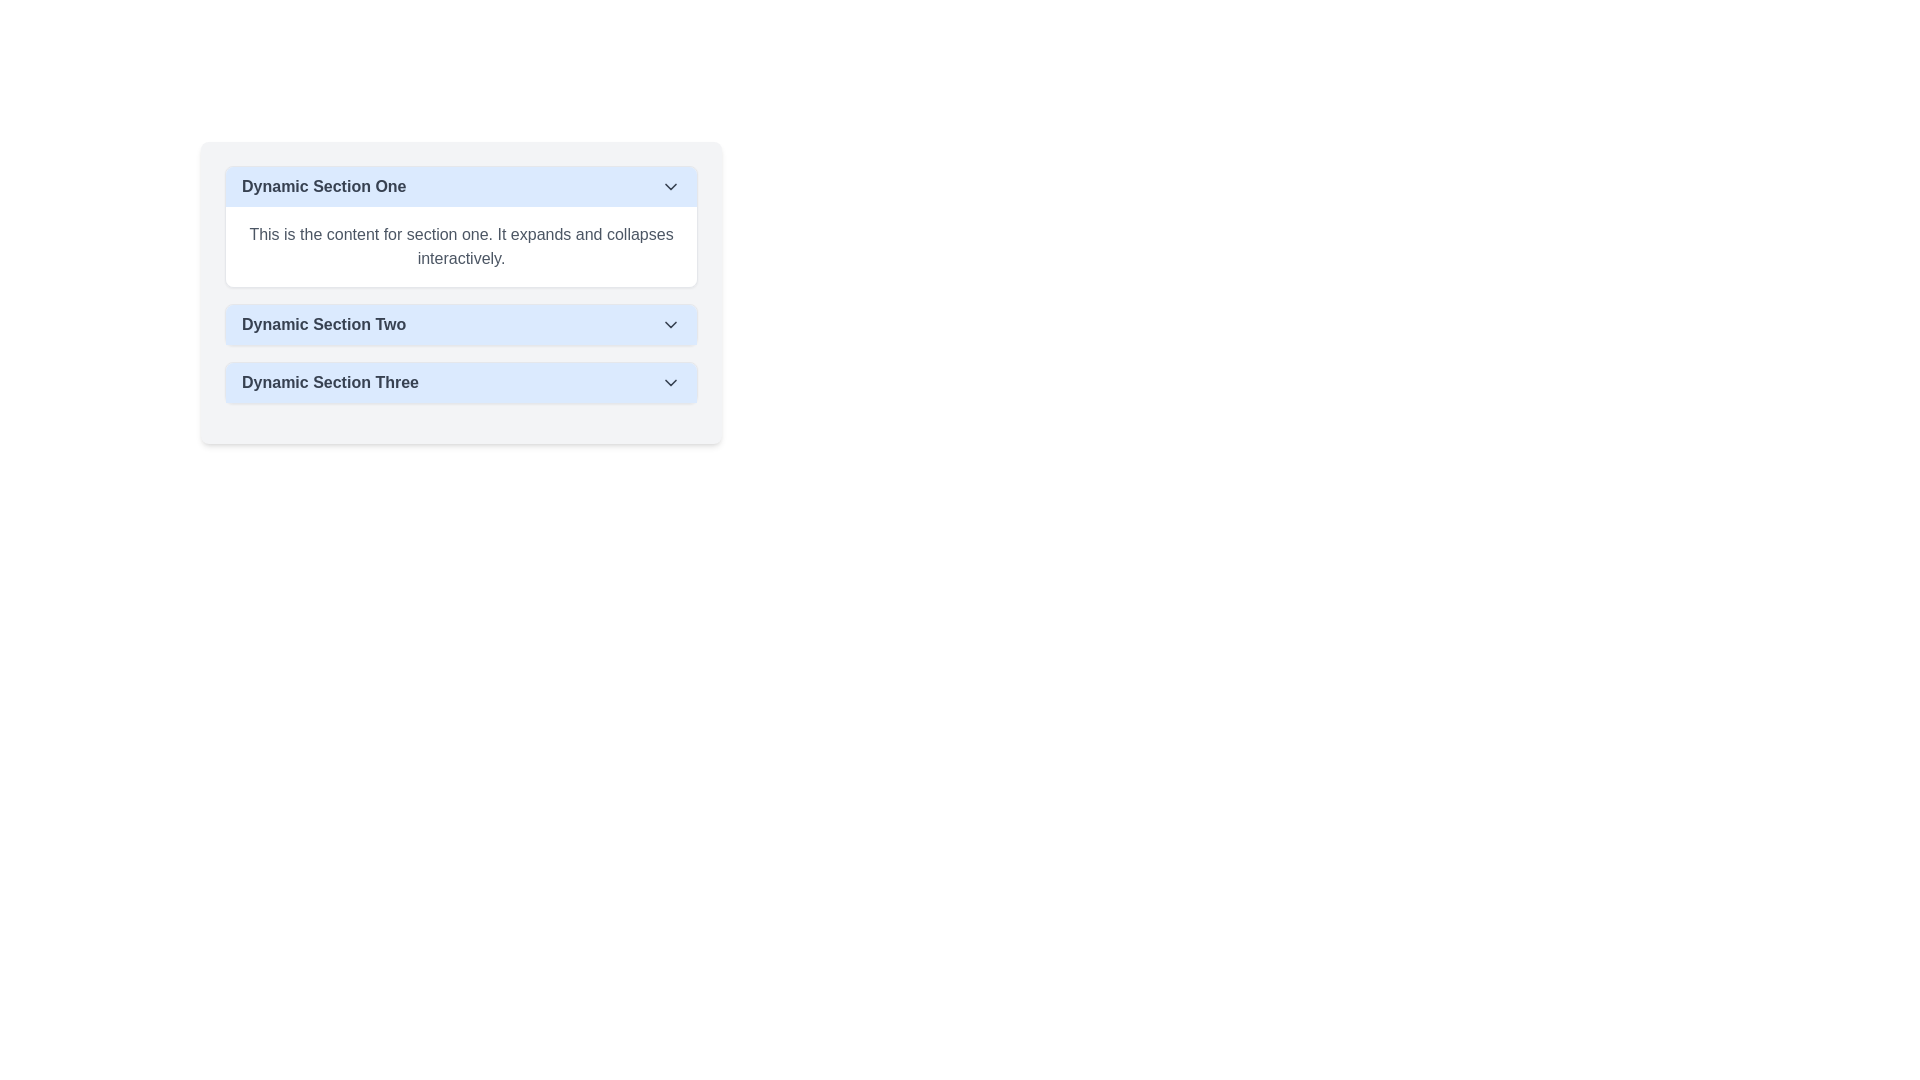 The image size is (1920, 1080). Describe the element at coordinates (460, 245) in the screenshot. I see `the text block displaying 'This is the content for section one. It expands and collapses interactively.'` at that location.